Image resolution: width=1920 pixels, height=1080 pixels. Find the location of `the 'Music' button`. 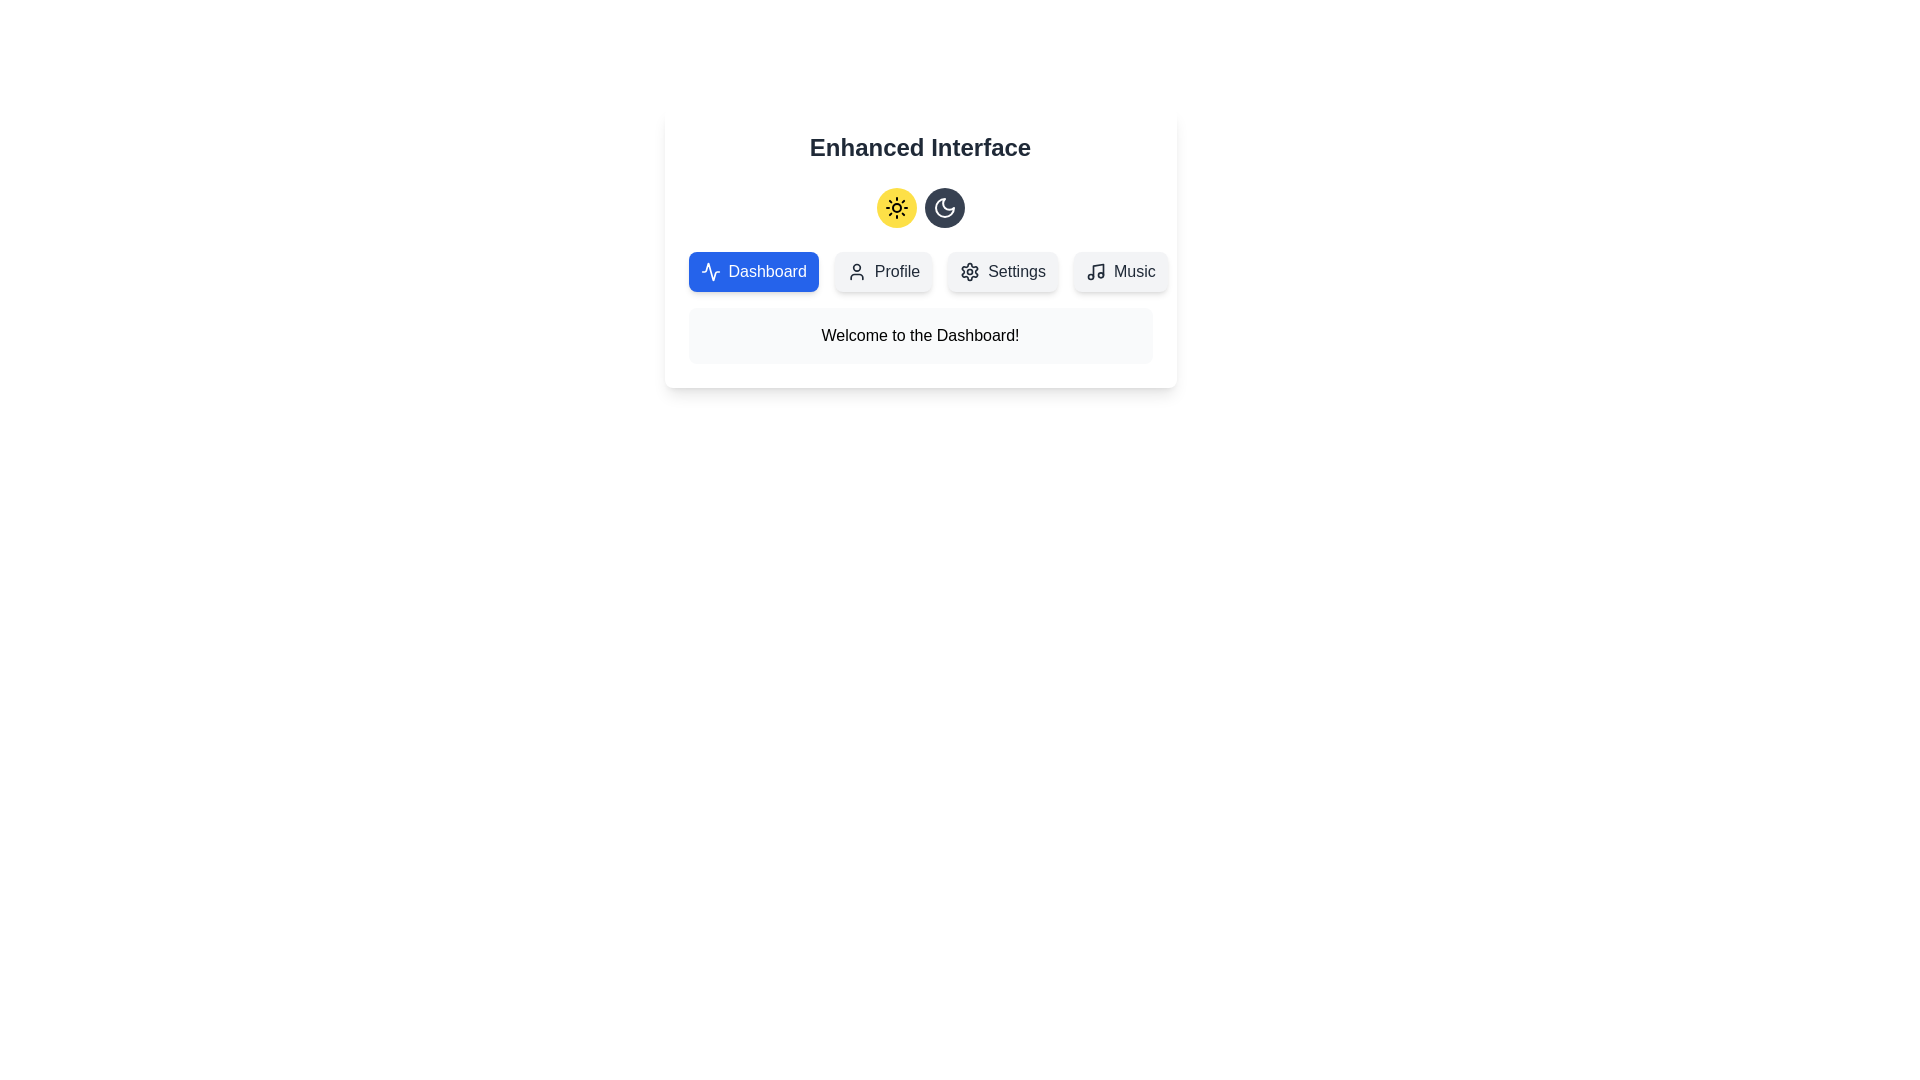

the 'Music' button is located at coordinates (1120, 272).